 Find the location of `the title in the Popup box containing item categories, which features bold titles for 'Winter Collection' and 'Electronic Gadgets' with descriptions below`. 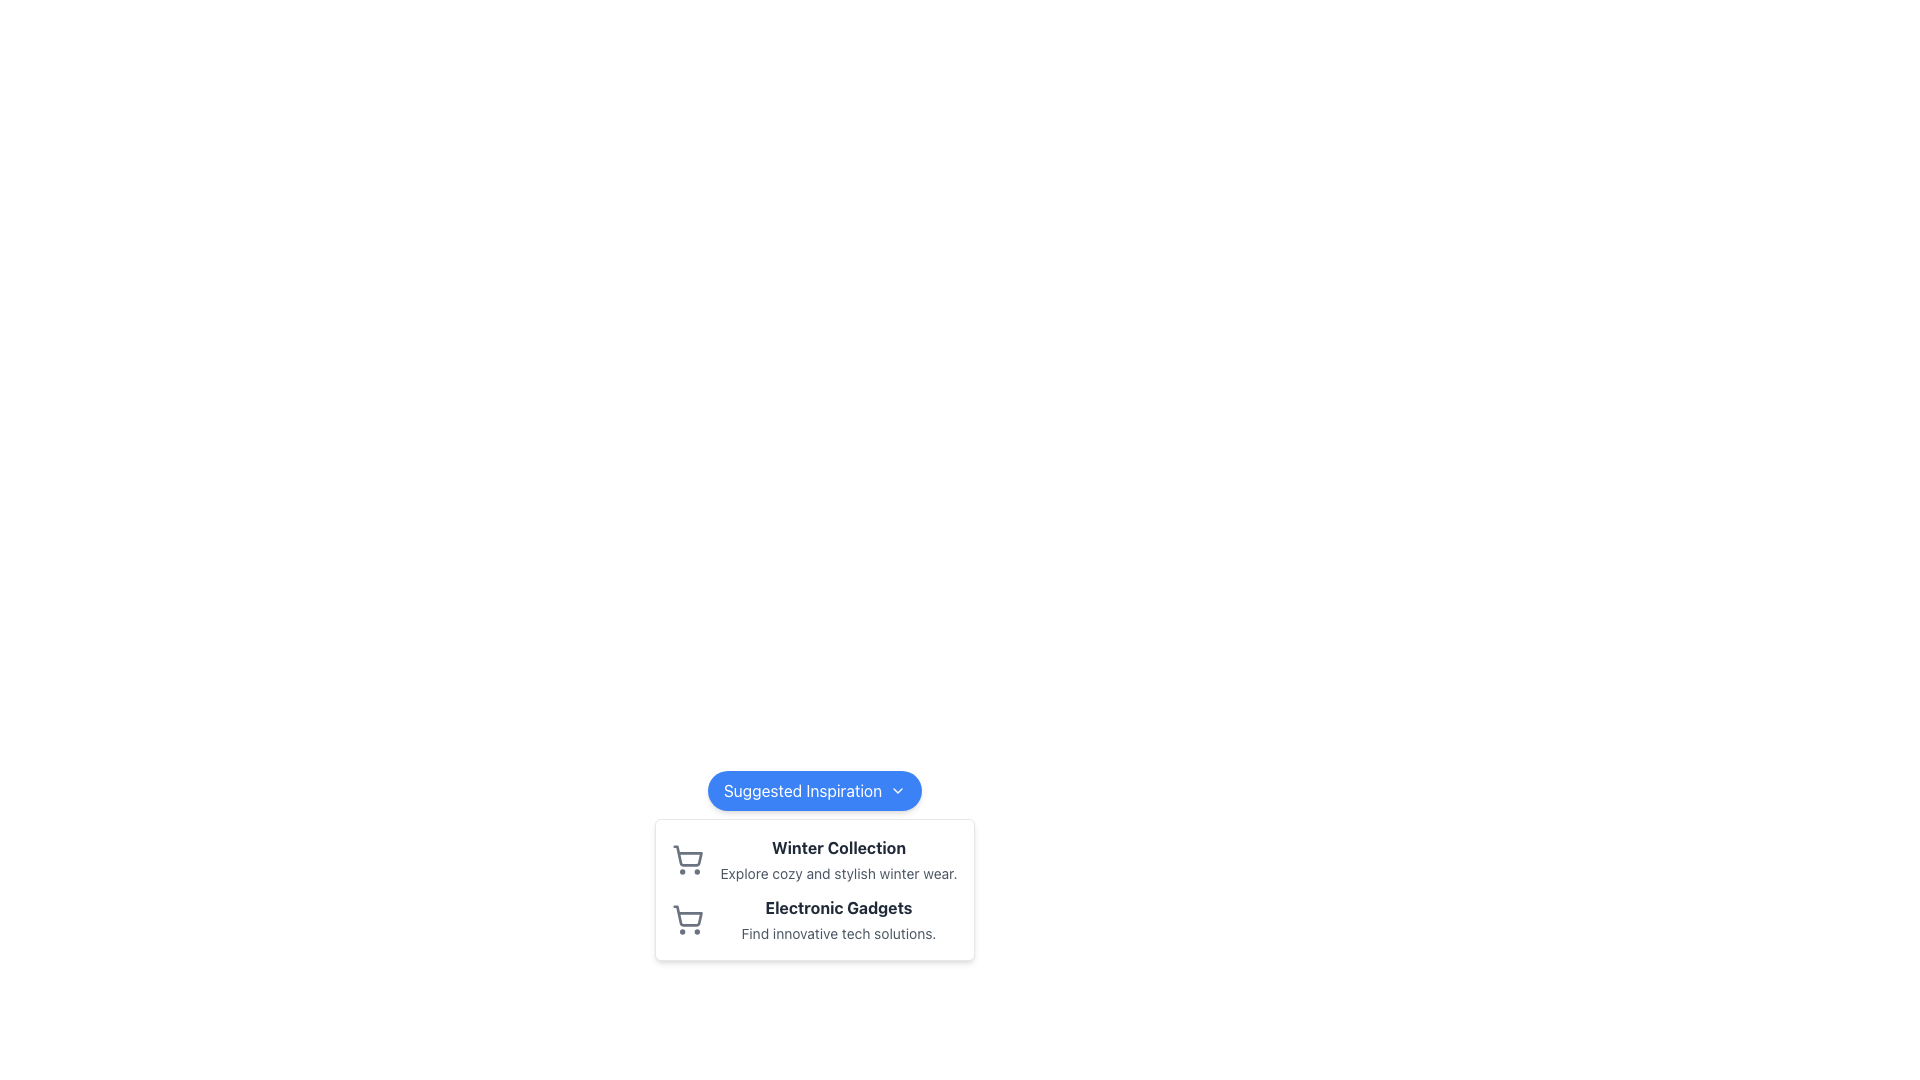

the title in the Popup box containing item categories, which features bold titles for 'Winter Collection' and 'Electronic Gadgets' with descriptions below is located at coordinates (815, 889).